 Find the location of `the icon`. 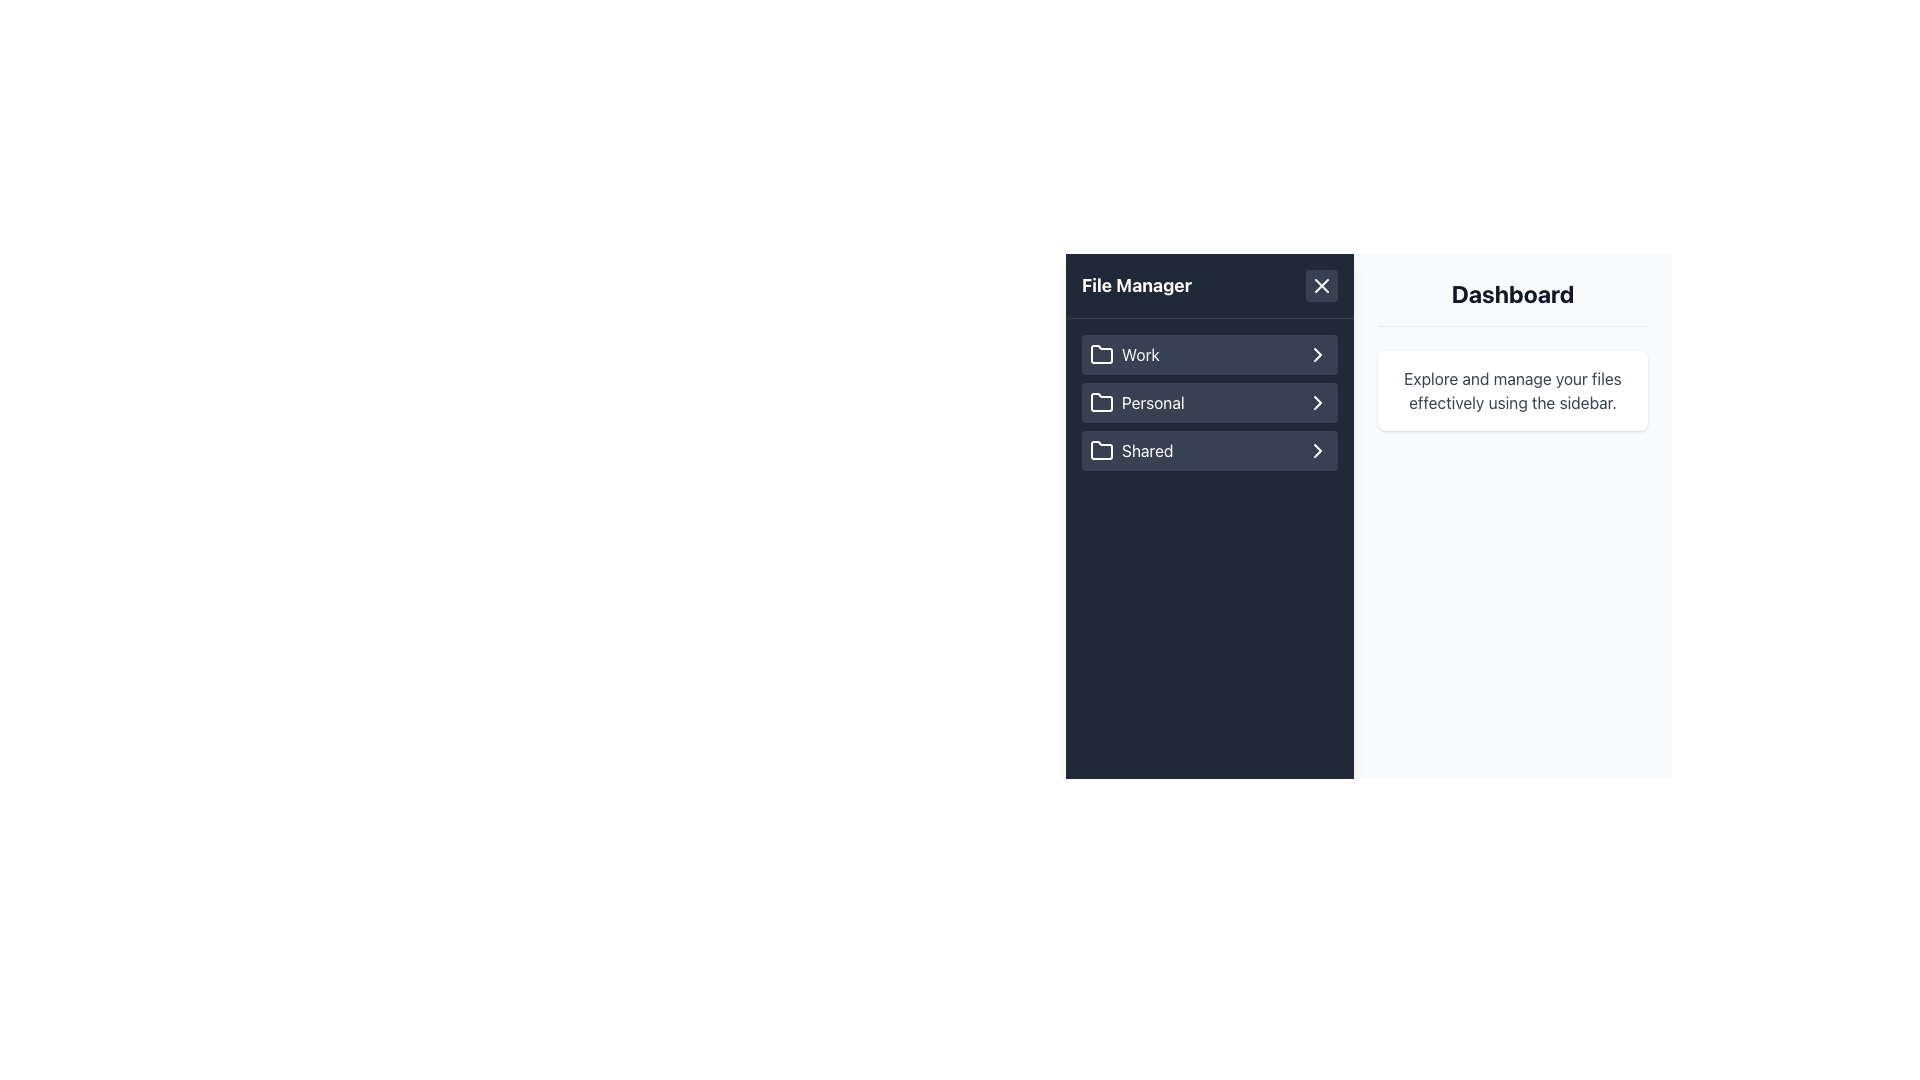

the icon is located at coordinates (1101, 451).